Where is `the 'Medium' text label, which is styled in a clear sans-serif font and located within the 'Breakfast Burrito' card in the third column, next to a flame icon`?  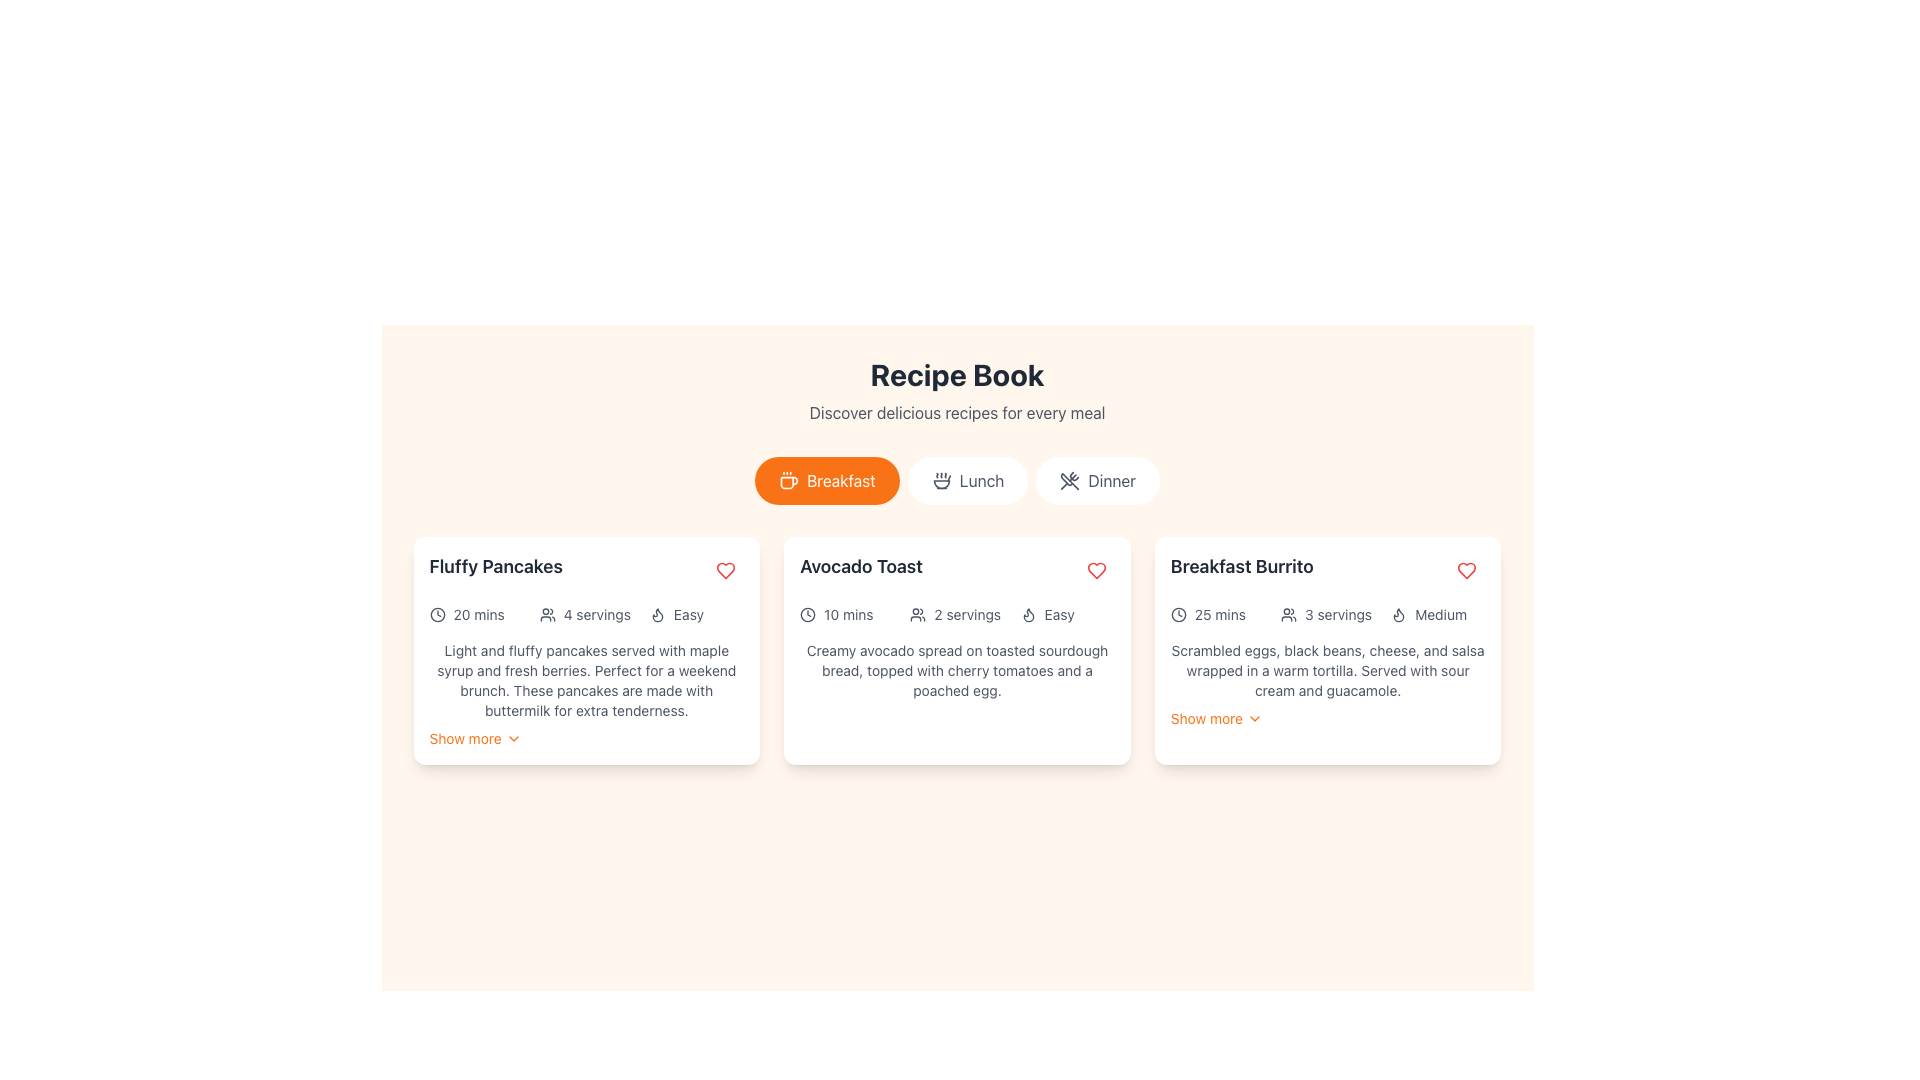 the 'Medium' text label, which is styled in a clear sans-serif font and located within the 'Breakfast Burrito' card in the third column, next to a flame icon is located at coordinates (1441, 613).